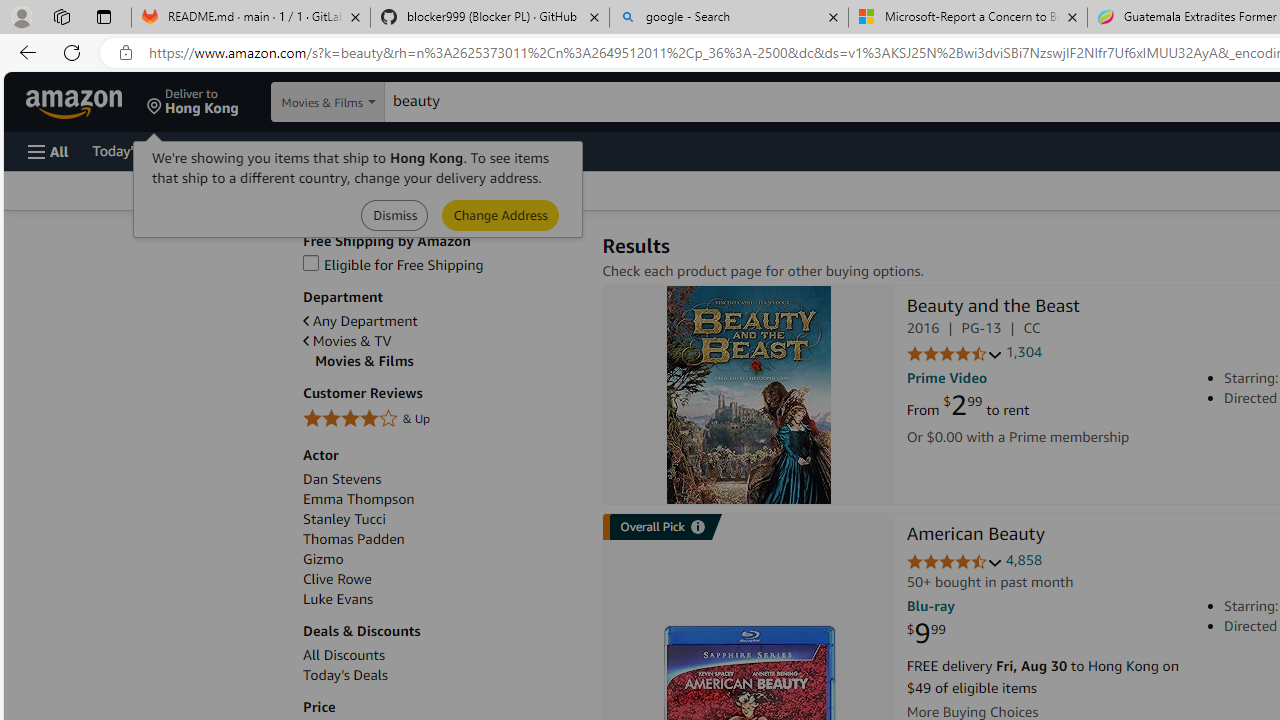 The image size is (1280, 720). What do you see at coordinates (510, 149) in the screenshot?
I see `'Sell'` at bounding box center [510, 149].